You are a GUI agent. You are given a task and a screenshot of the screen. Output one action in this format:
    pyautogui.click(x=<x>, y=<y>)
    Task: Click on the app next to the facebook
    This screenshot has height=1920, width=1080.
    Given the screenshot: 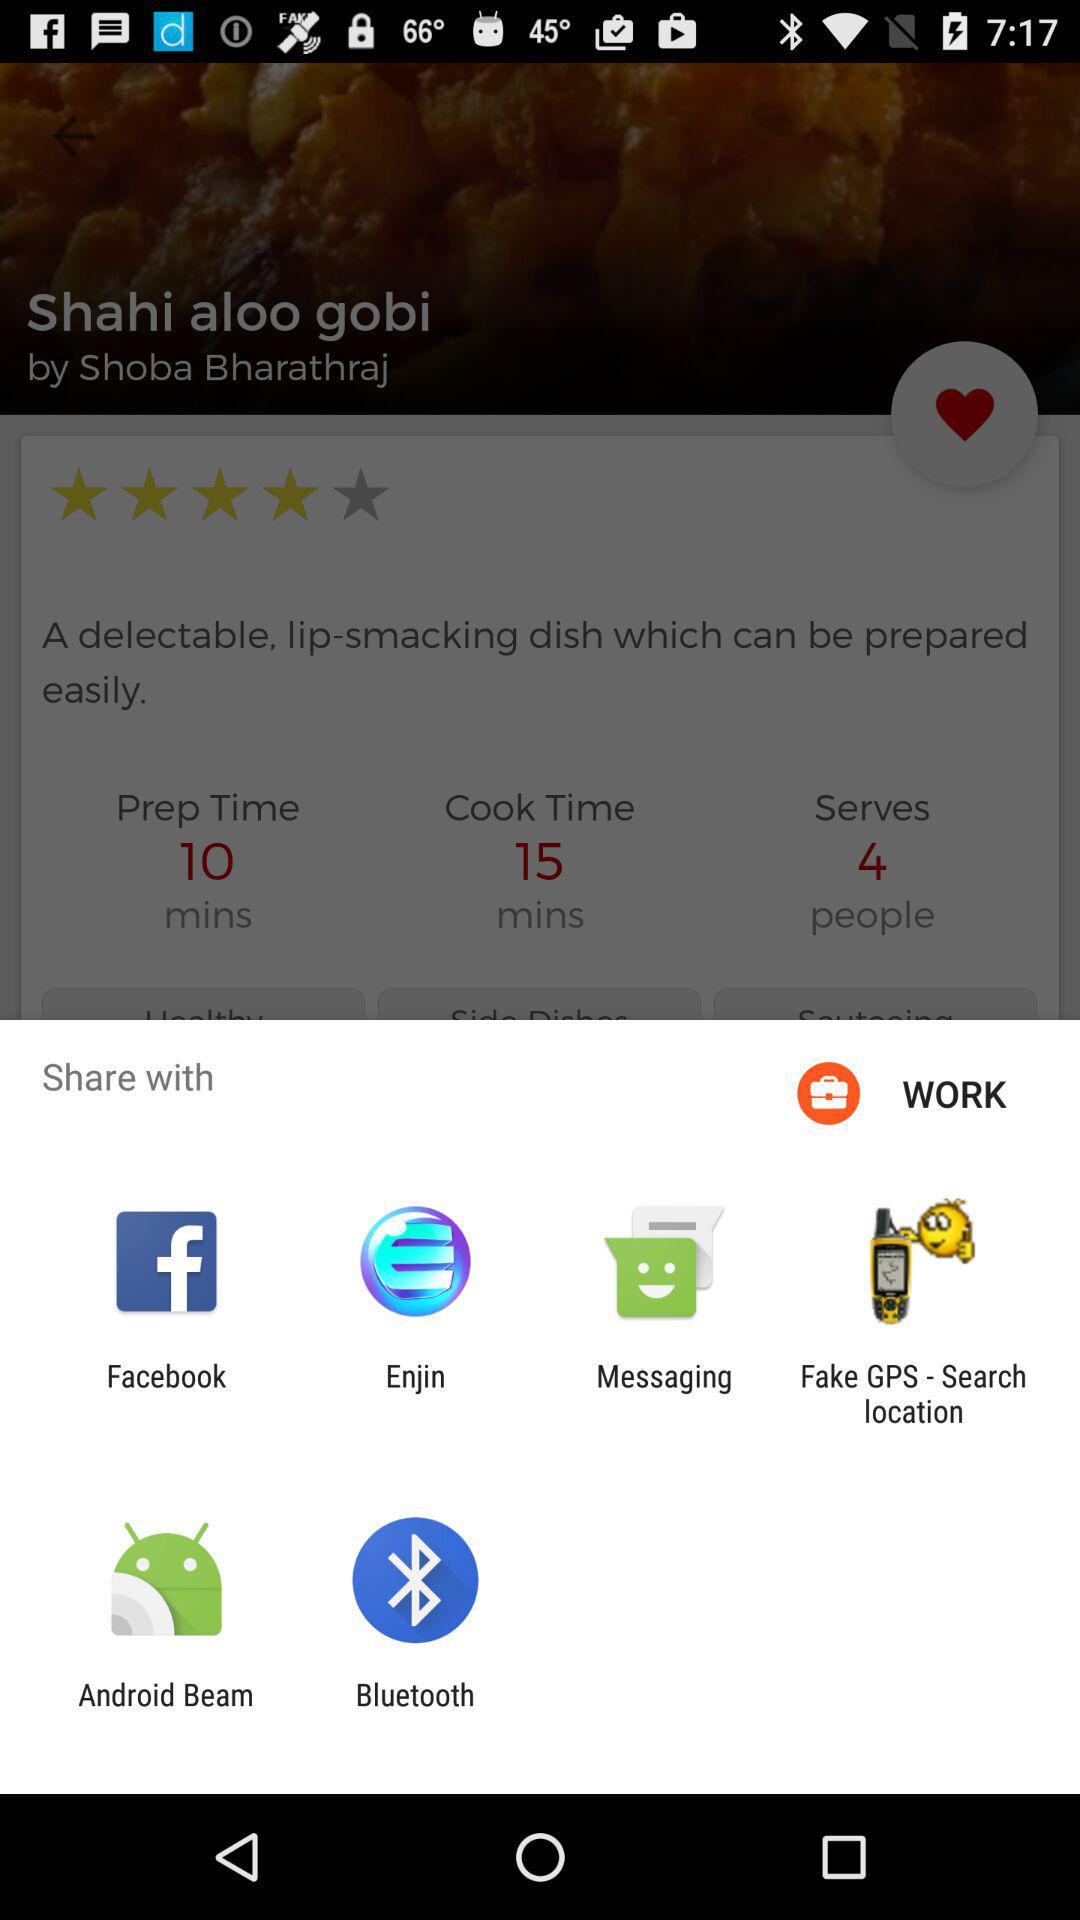 What is the action you would take?
    pyautogui.click(x=414, y=1392)
    